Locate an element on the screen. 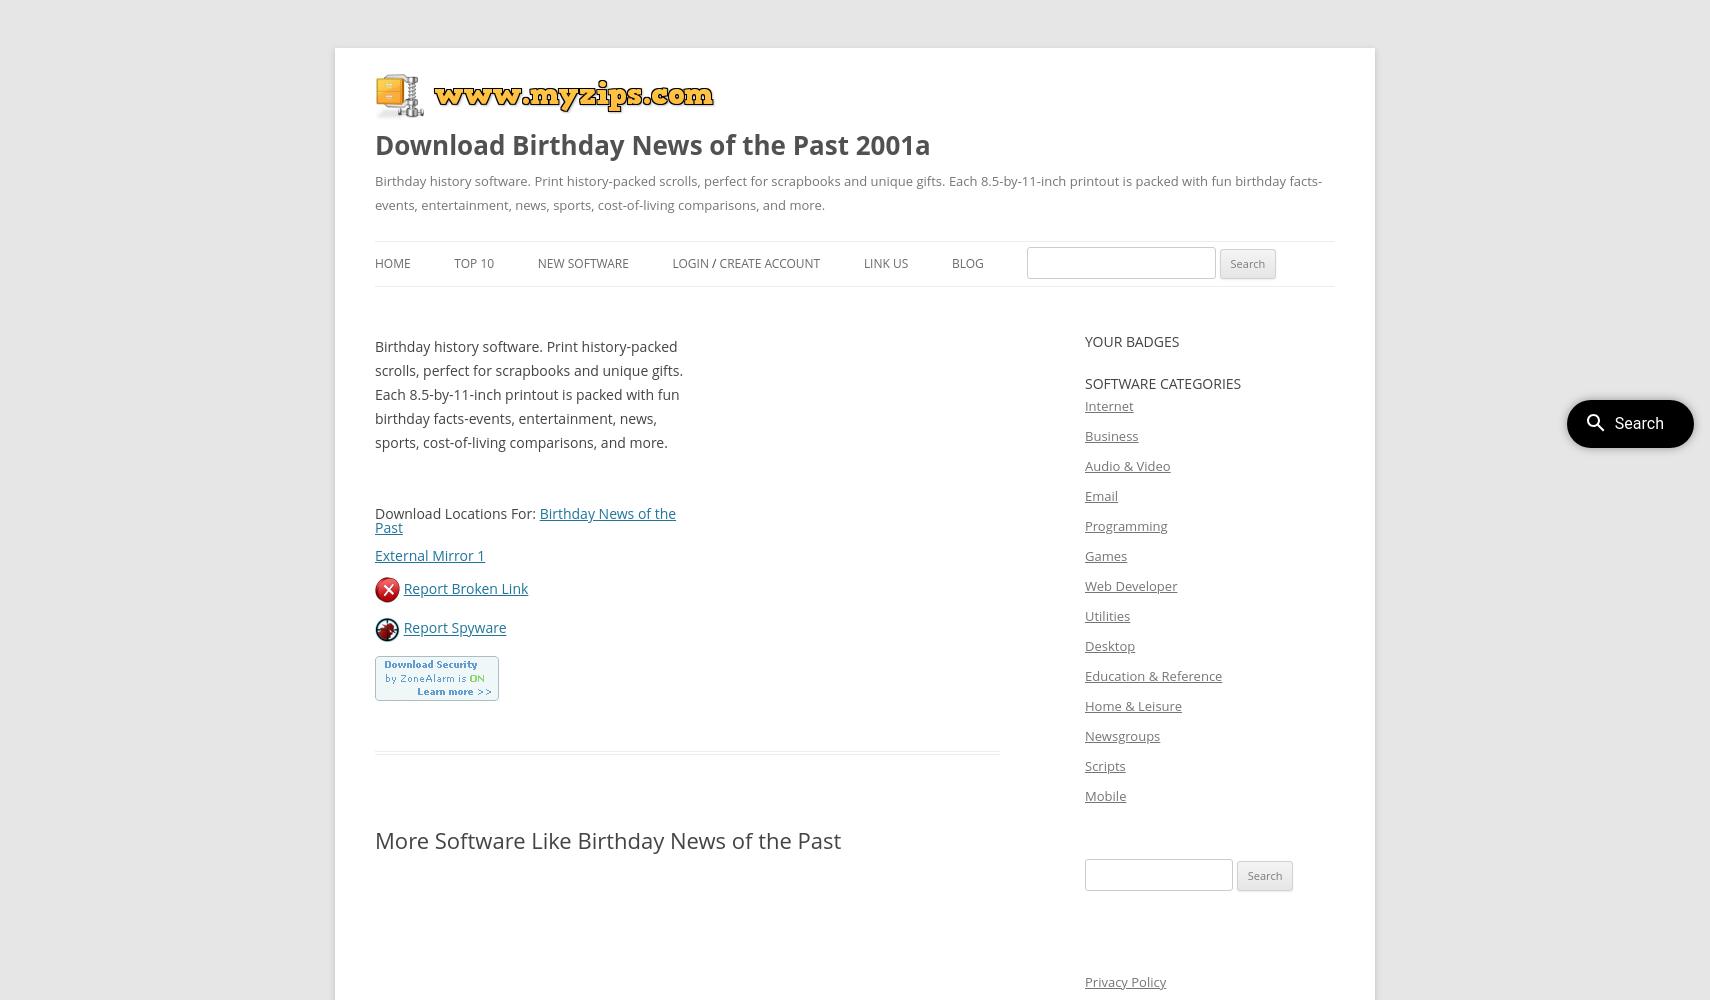 This screenshot has height=1000, width=1710. 'Birthday News of the Past' is located at coordinates (374, 520).